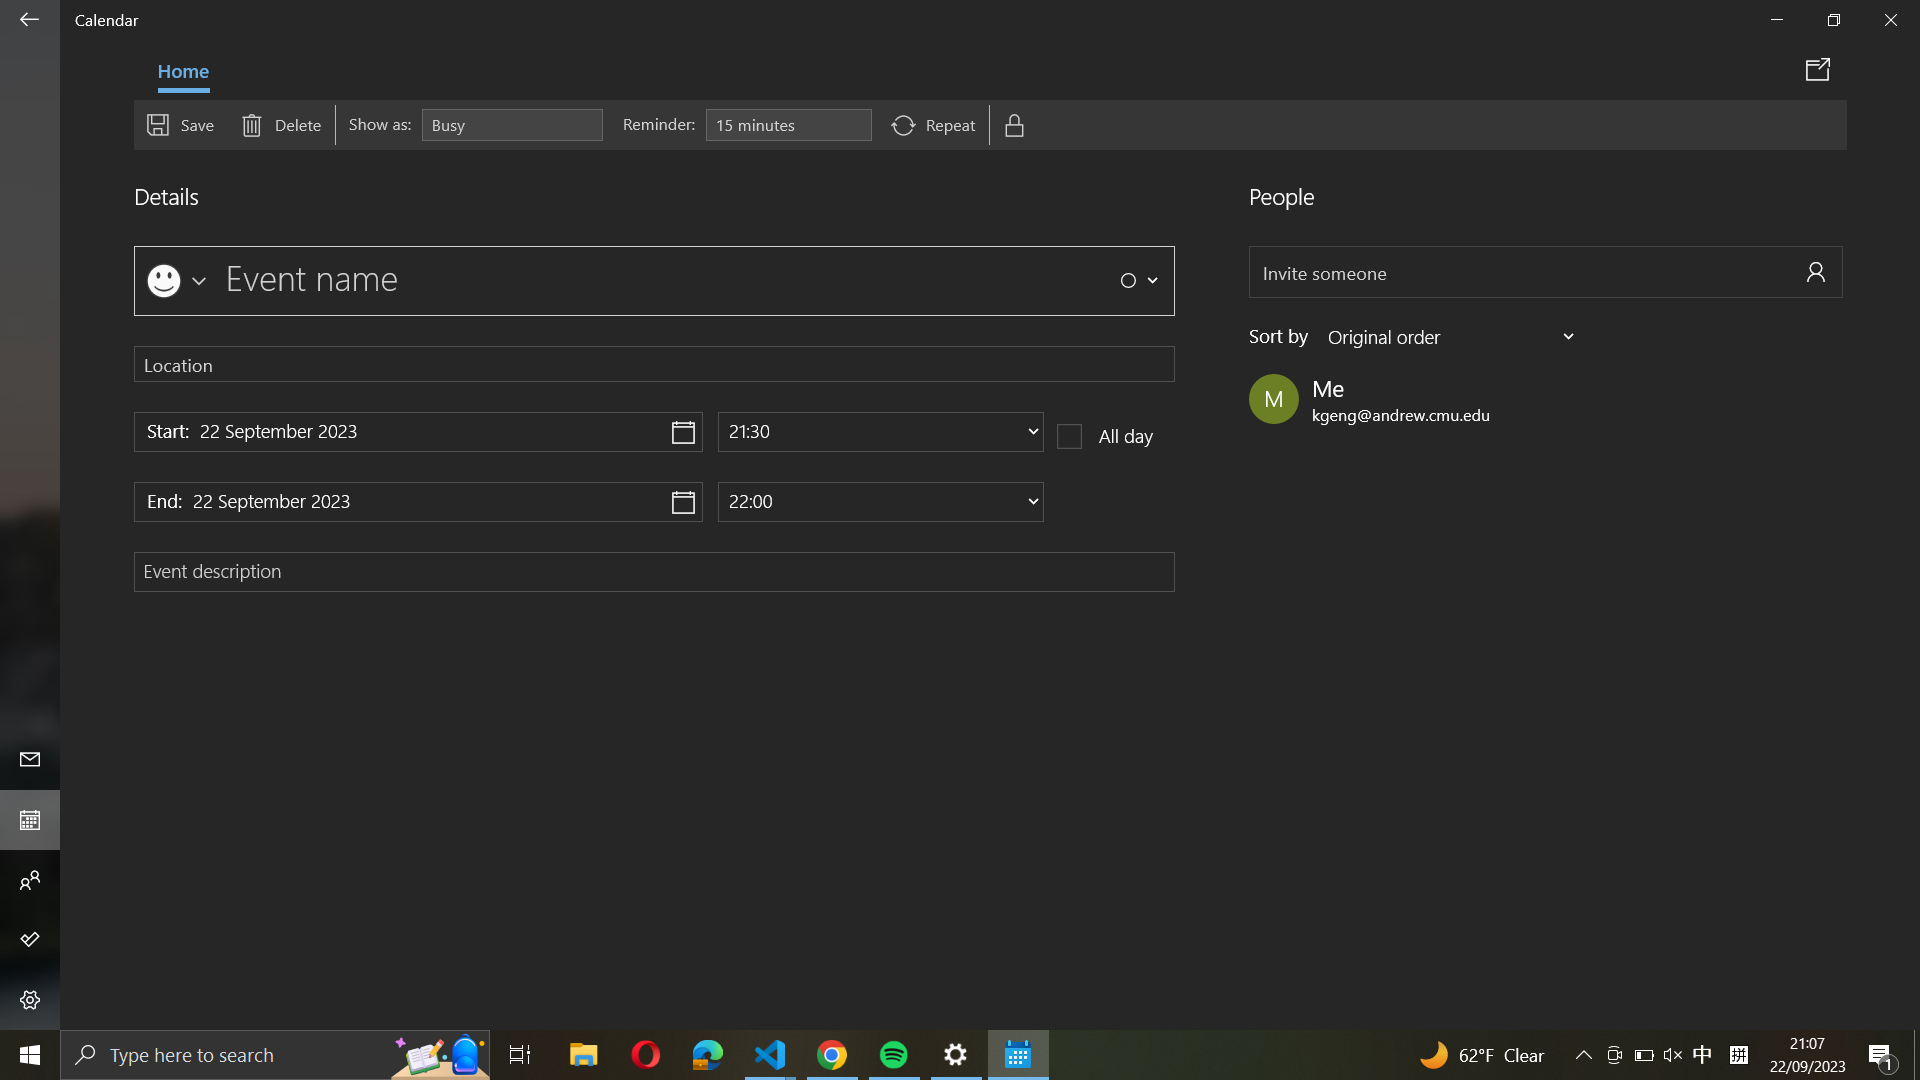  I want to click on "31 December 2021" as the initial date, so click(417, 431).